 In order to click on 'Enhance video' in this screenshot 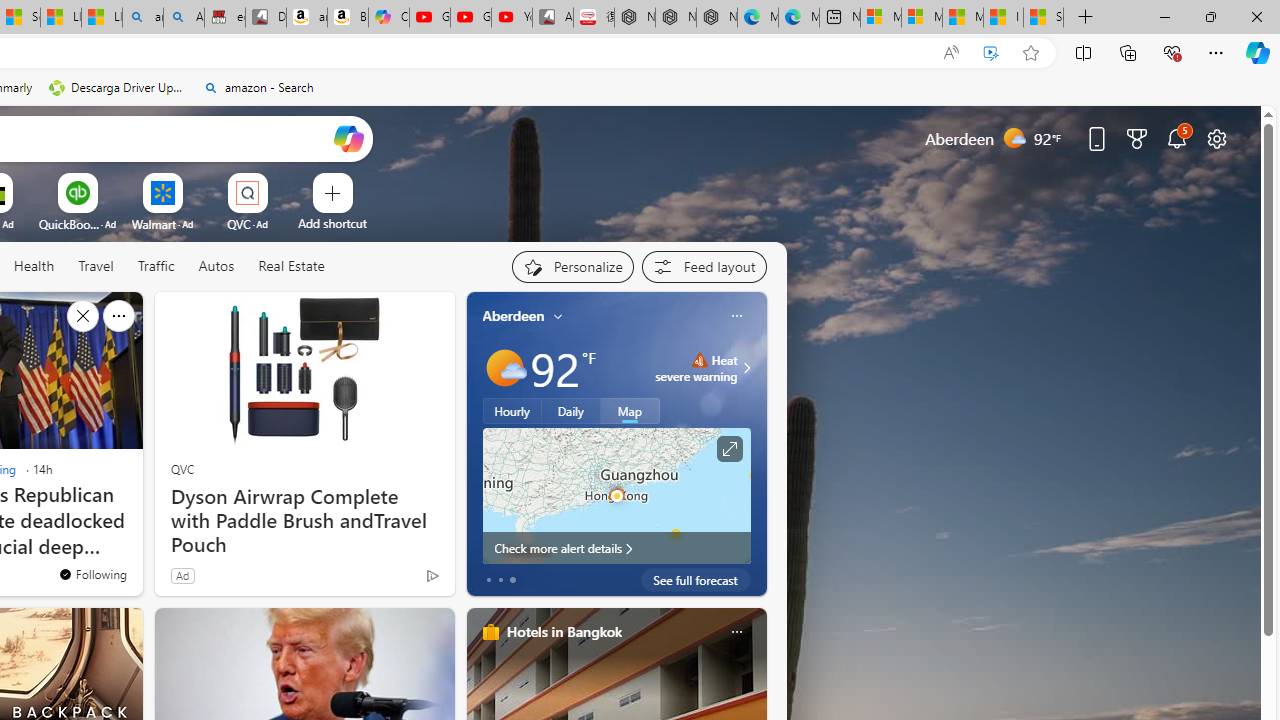, I will do `click(991, 52)`.